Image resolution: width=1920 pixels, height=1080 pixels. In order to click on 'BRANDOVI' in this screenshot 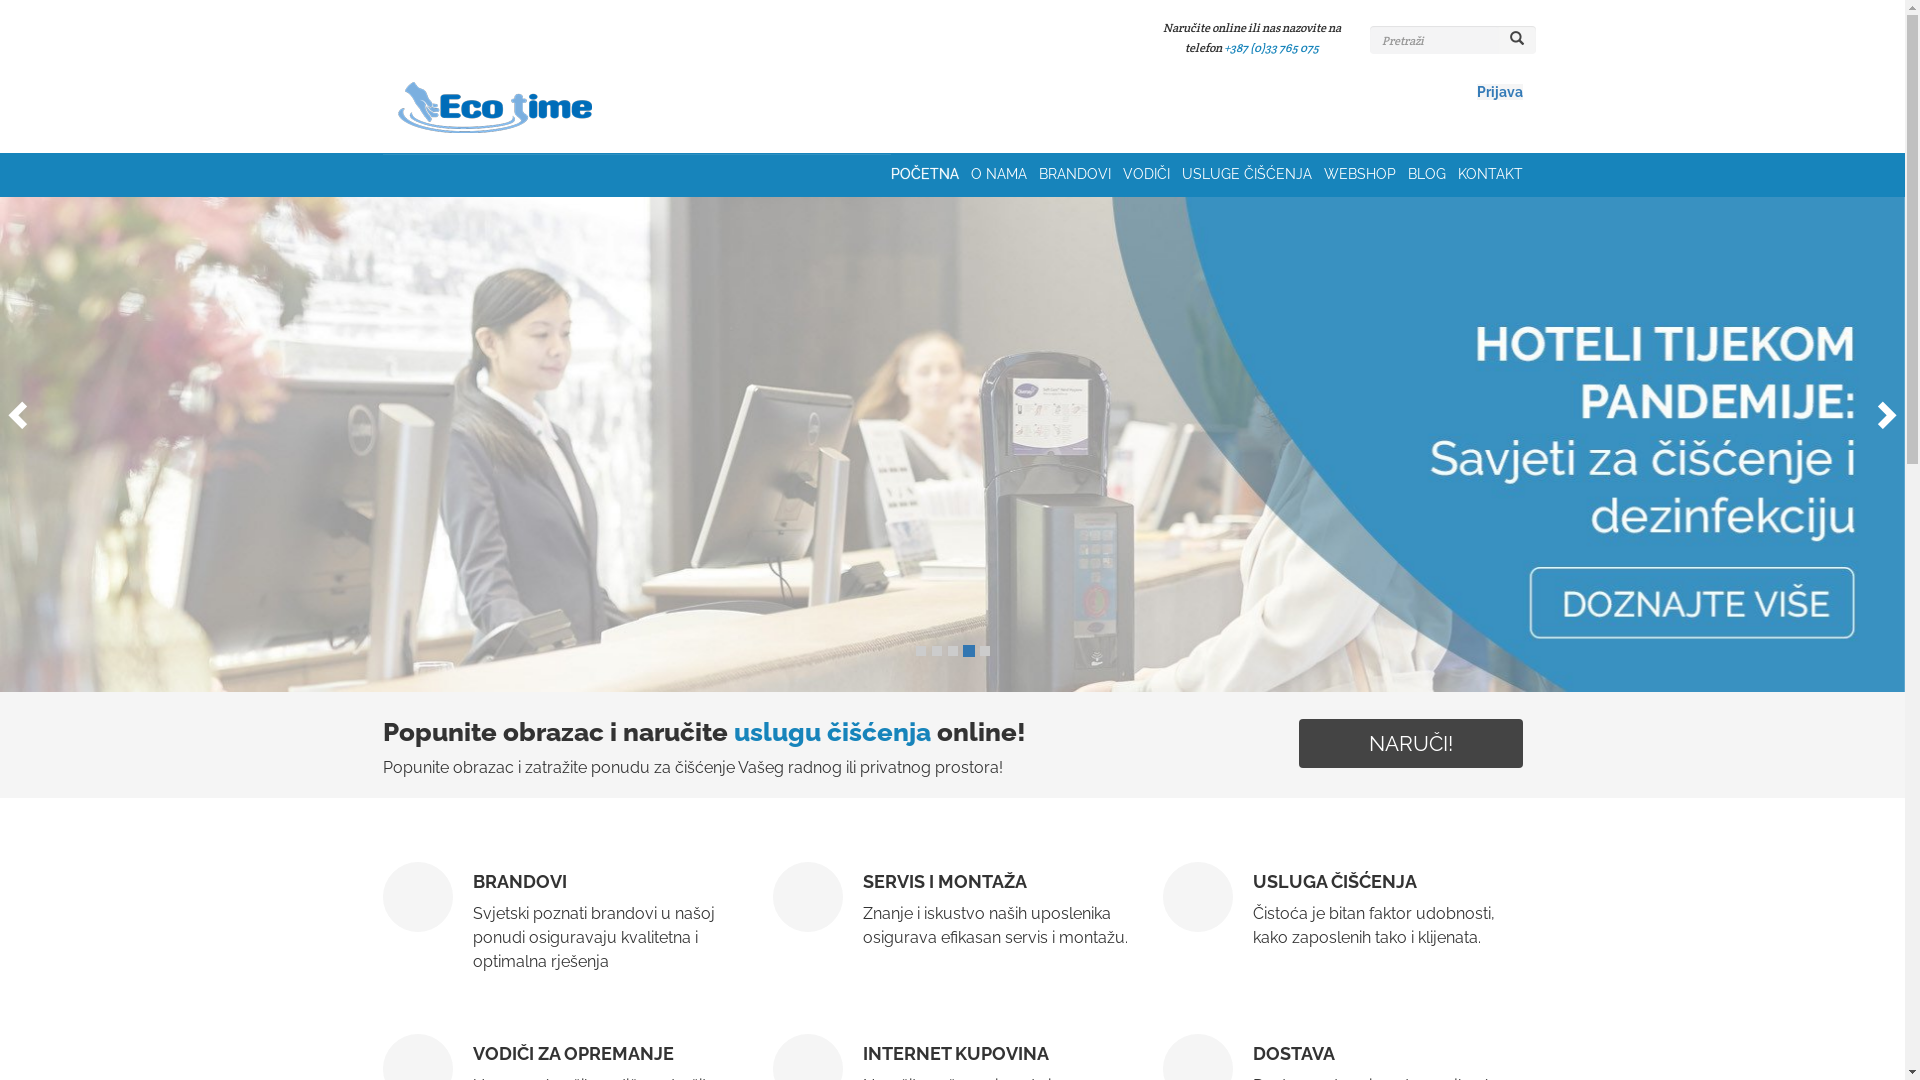, I will do `click(1079, 173)`.